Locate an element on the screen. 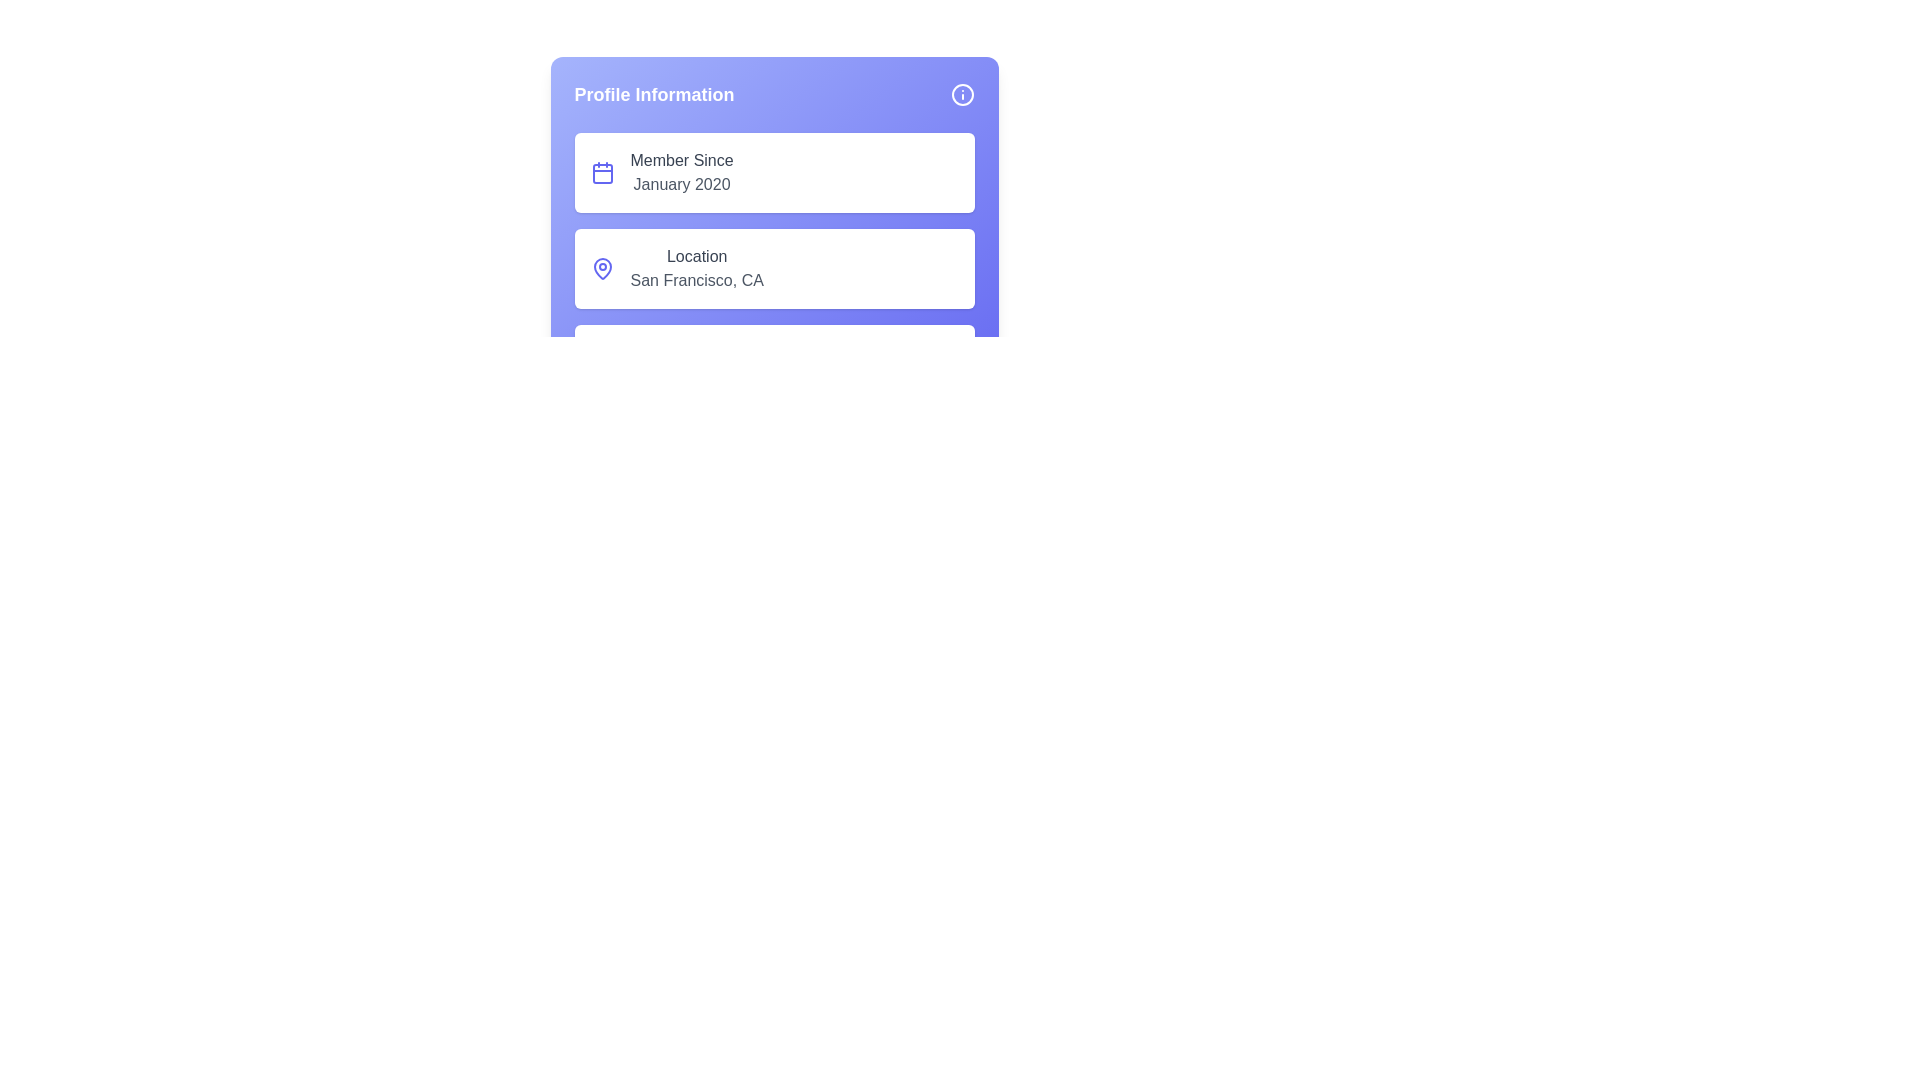 The width and height of the screenshot is (1920, 1080). the calendar icon representing the 'Member Since' information in the 'Profile Information' card is located at coordinates (601, 172).